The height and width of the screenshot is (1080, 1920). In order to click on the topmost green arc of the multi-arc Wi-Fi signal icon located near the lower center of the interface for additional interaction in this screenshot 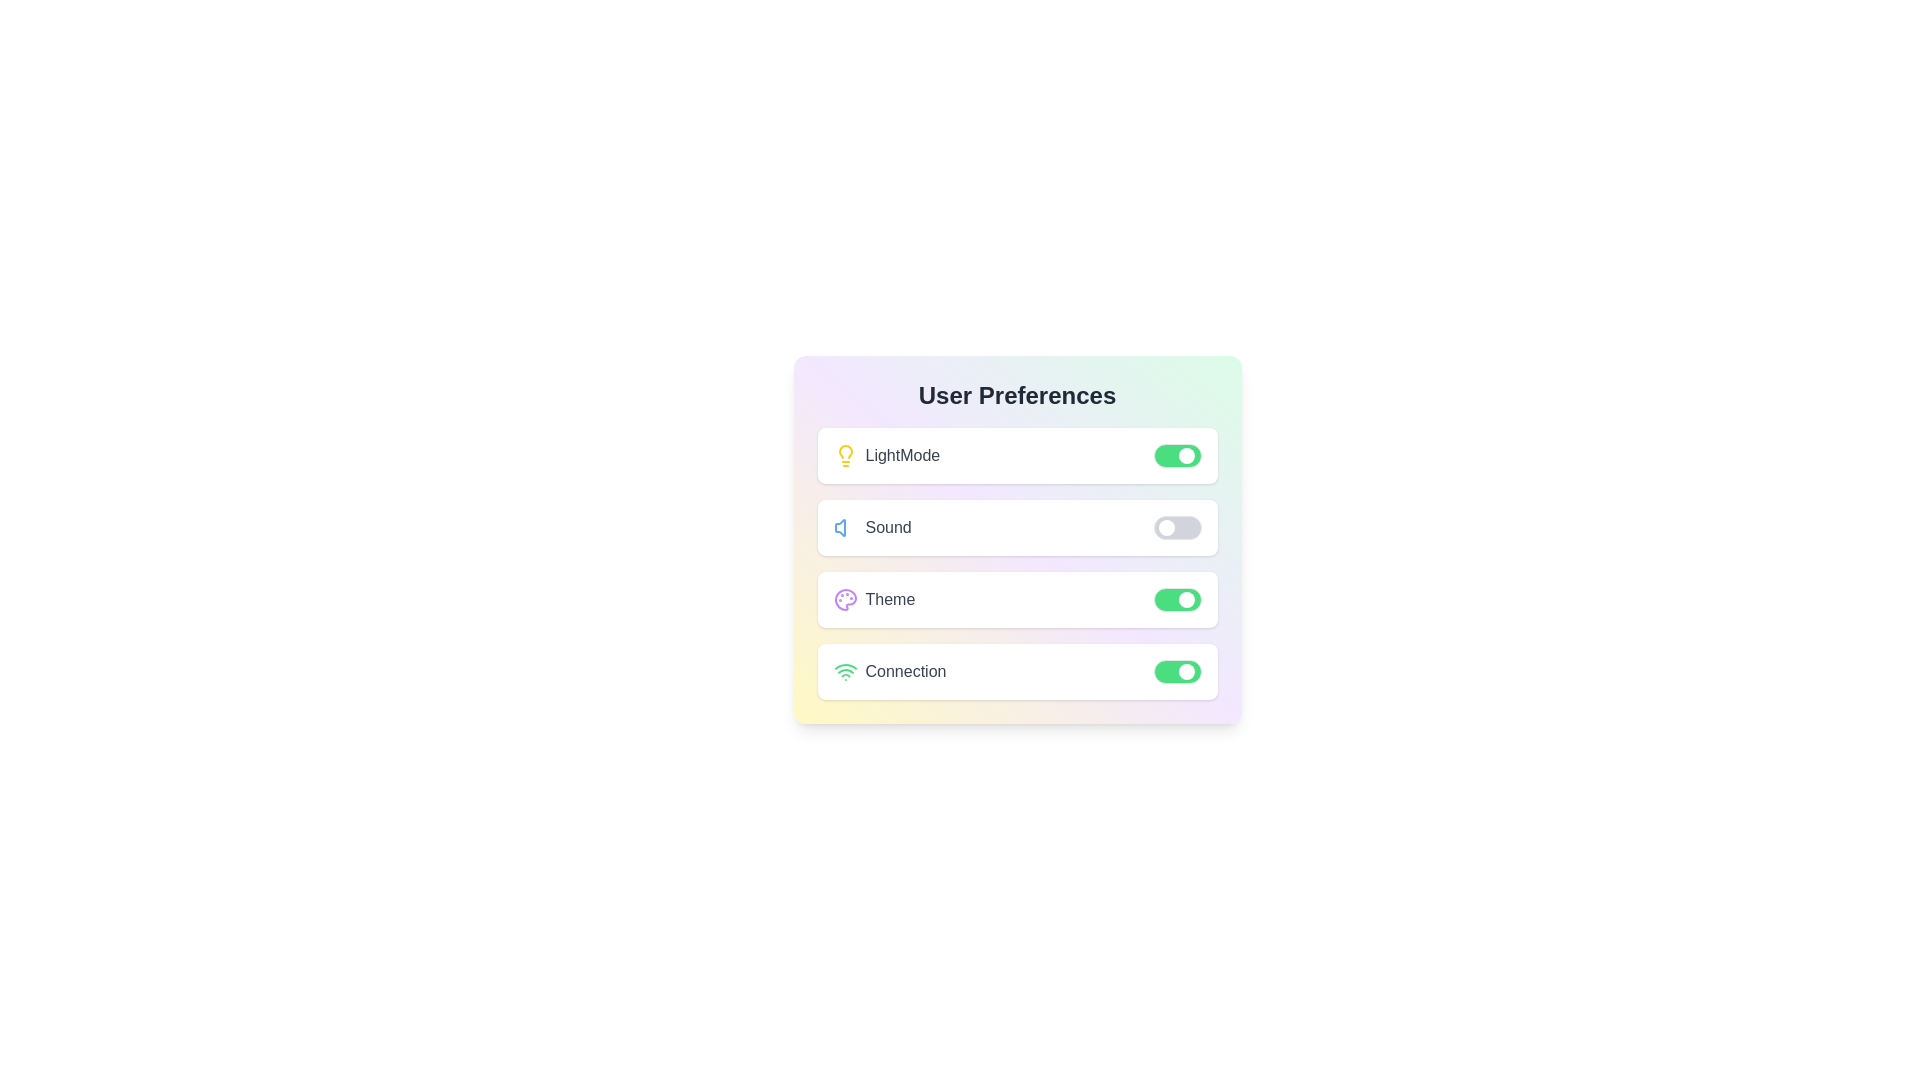, I will do `click(845, 666)`.